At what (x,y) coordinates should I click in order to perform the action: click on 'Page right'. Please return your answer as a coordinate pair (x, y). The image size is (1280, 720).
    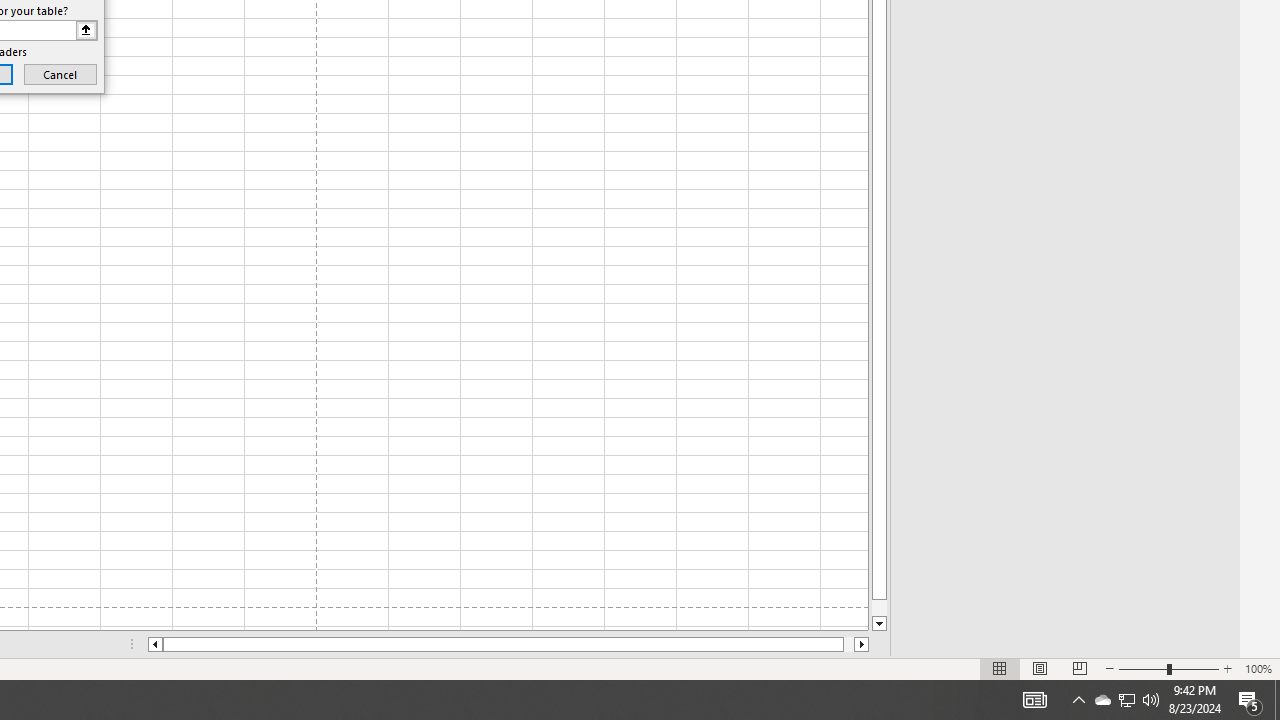
    Looking at the image, I should click on (848, 644).